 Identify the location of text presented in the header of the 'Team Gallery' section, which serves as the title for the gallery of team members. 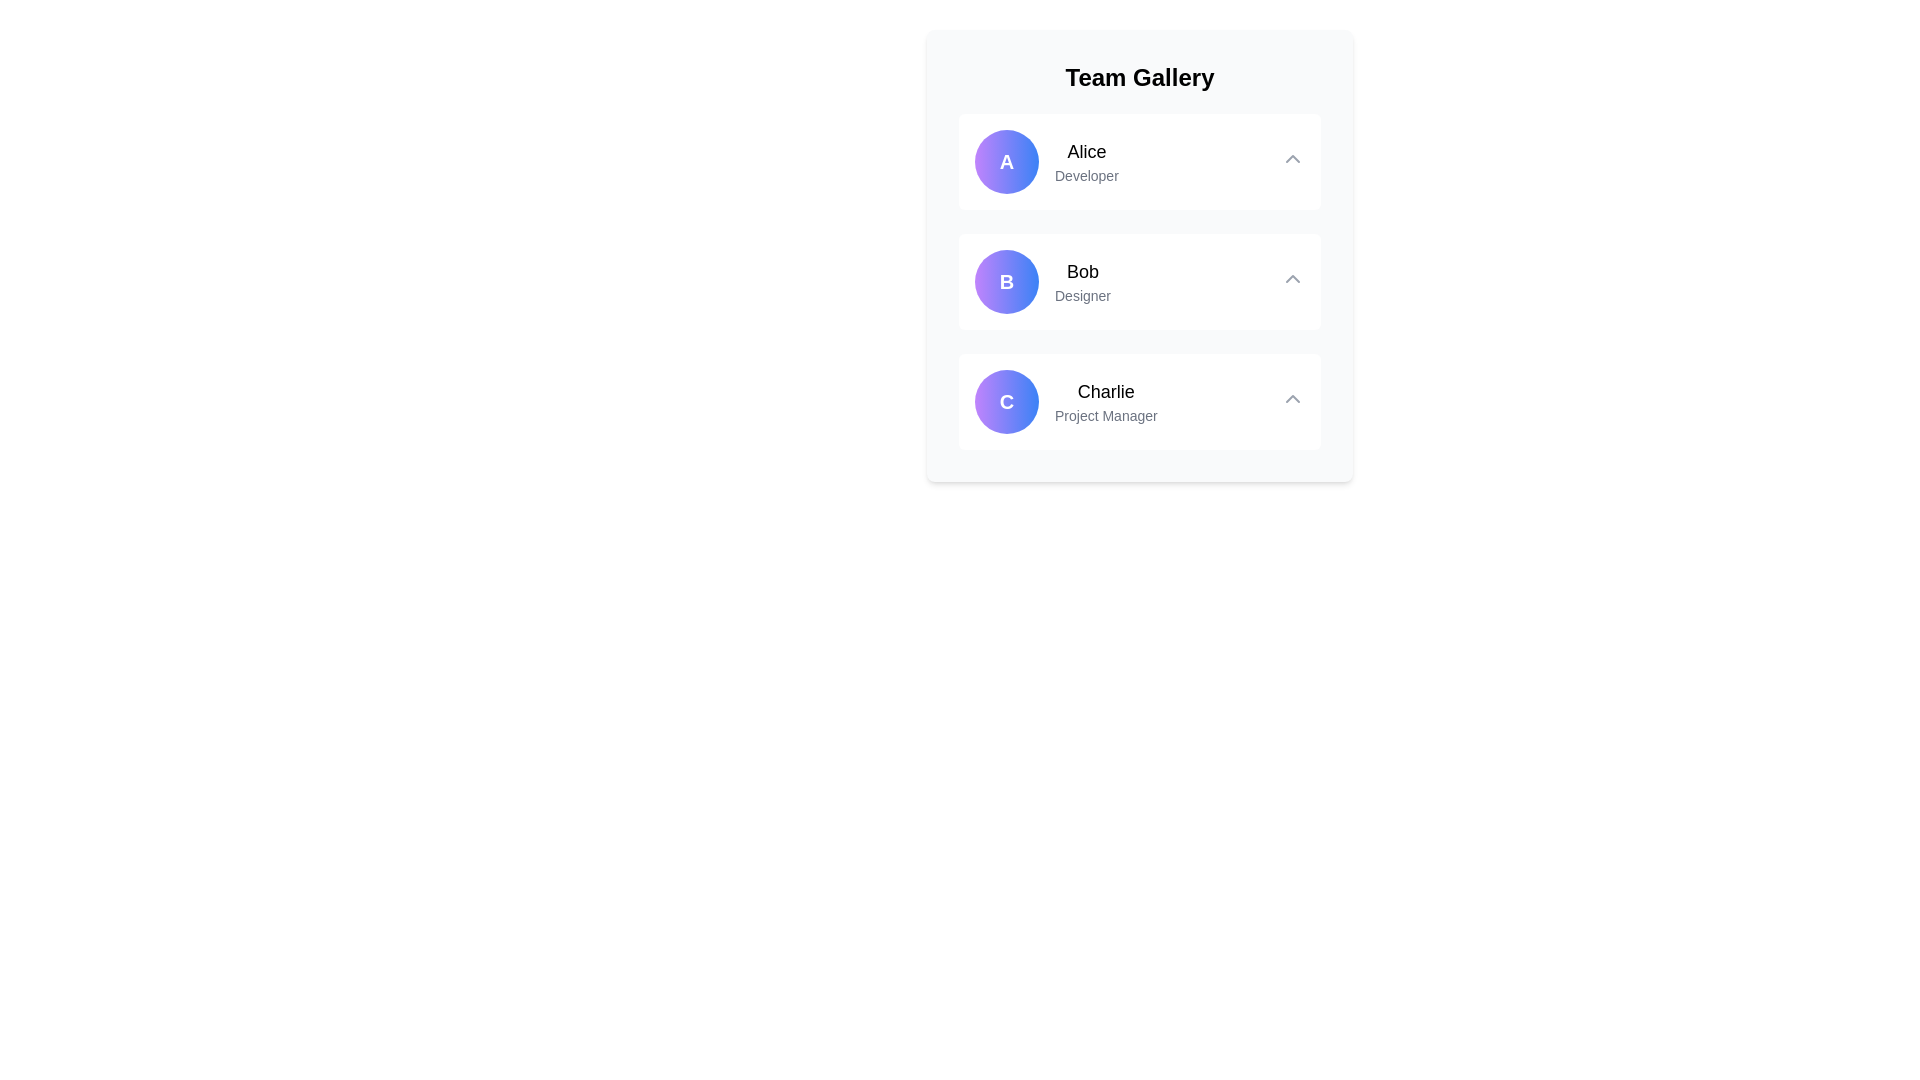
(1140, 76).